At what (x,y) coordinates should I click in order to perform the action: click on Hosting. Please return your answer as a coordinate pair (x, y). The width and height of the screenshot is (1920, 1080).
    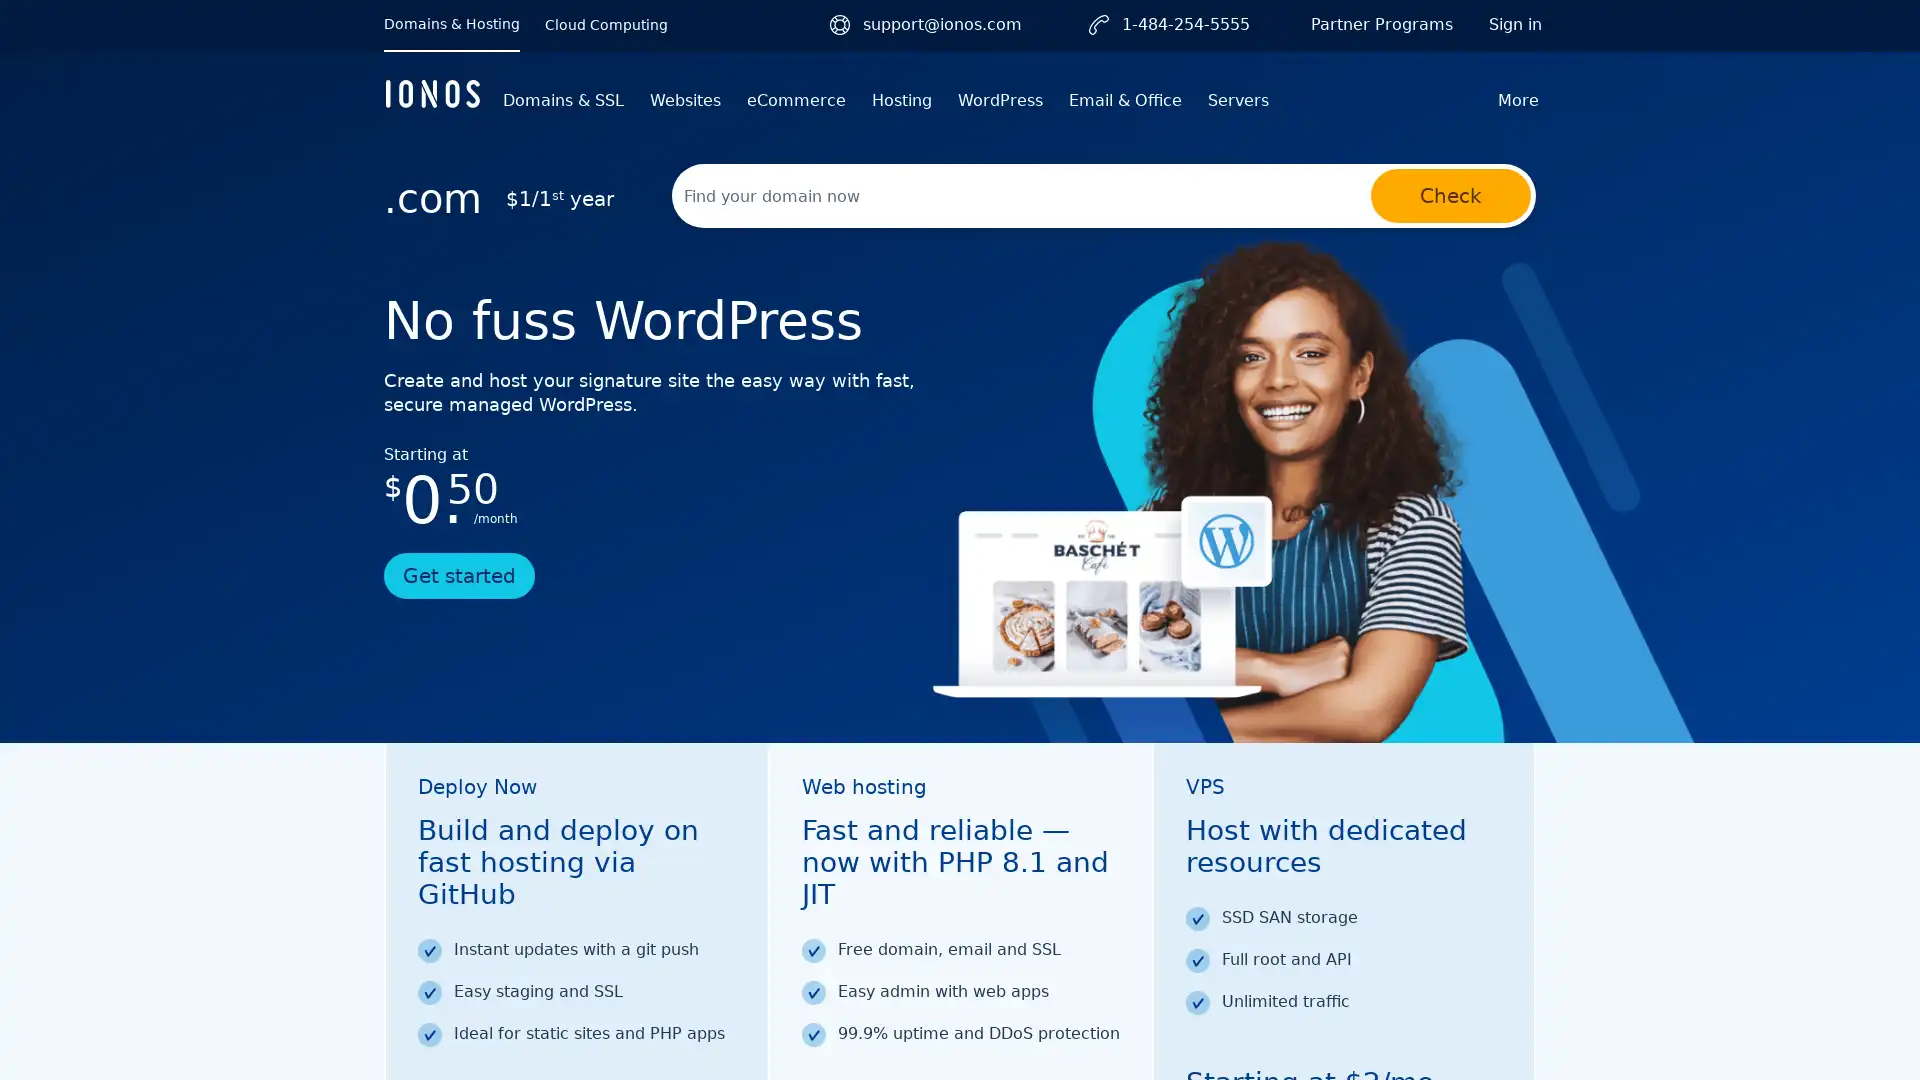
    Looking at the image, I should click on (901, 100).